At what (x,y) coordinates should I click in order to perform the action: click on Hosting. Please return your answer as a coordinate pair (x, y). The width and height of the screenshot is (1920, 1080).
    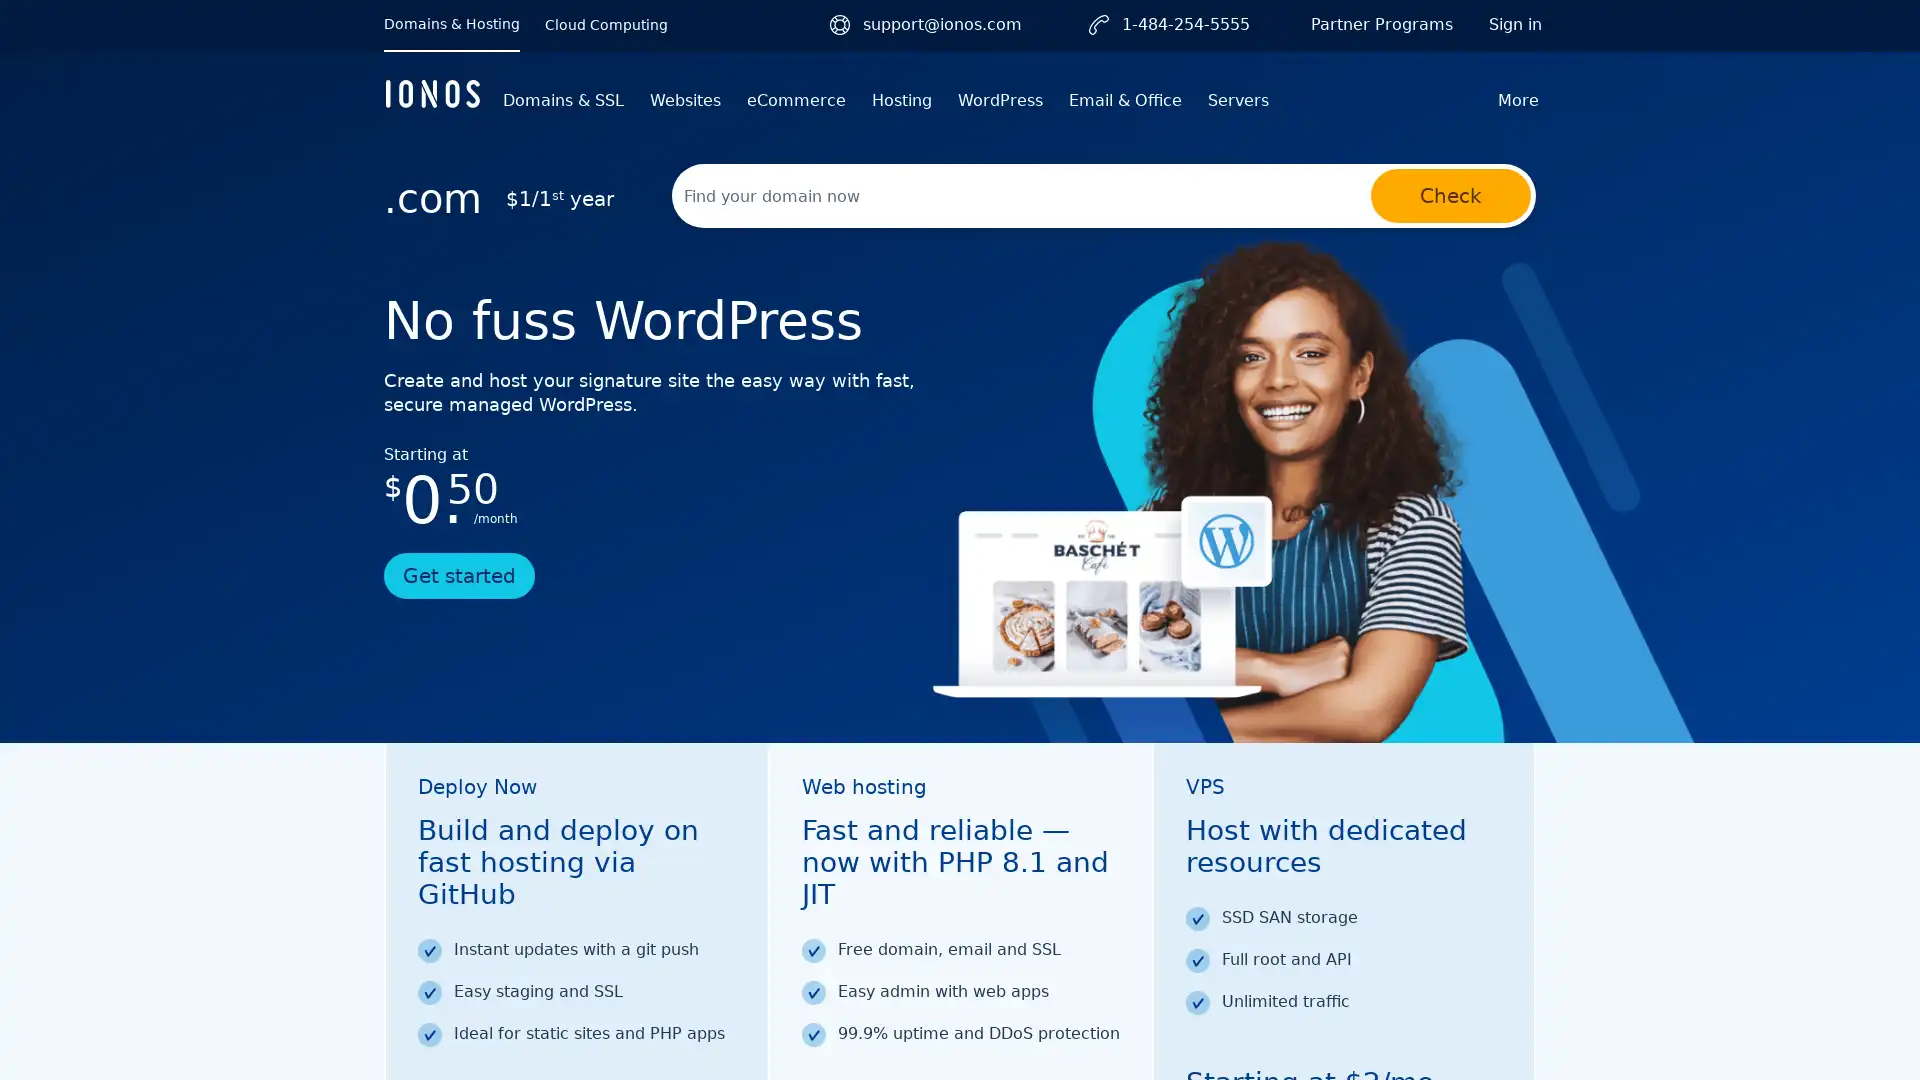
    Looking at the image, I should click on (901, 100).